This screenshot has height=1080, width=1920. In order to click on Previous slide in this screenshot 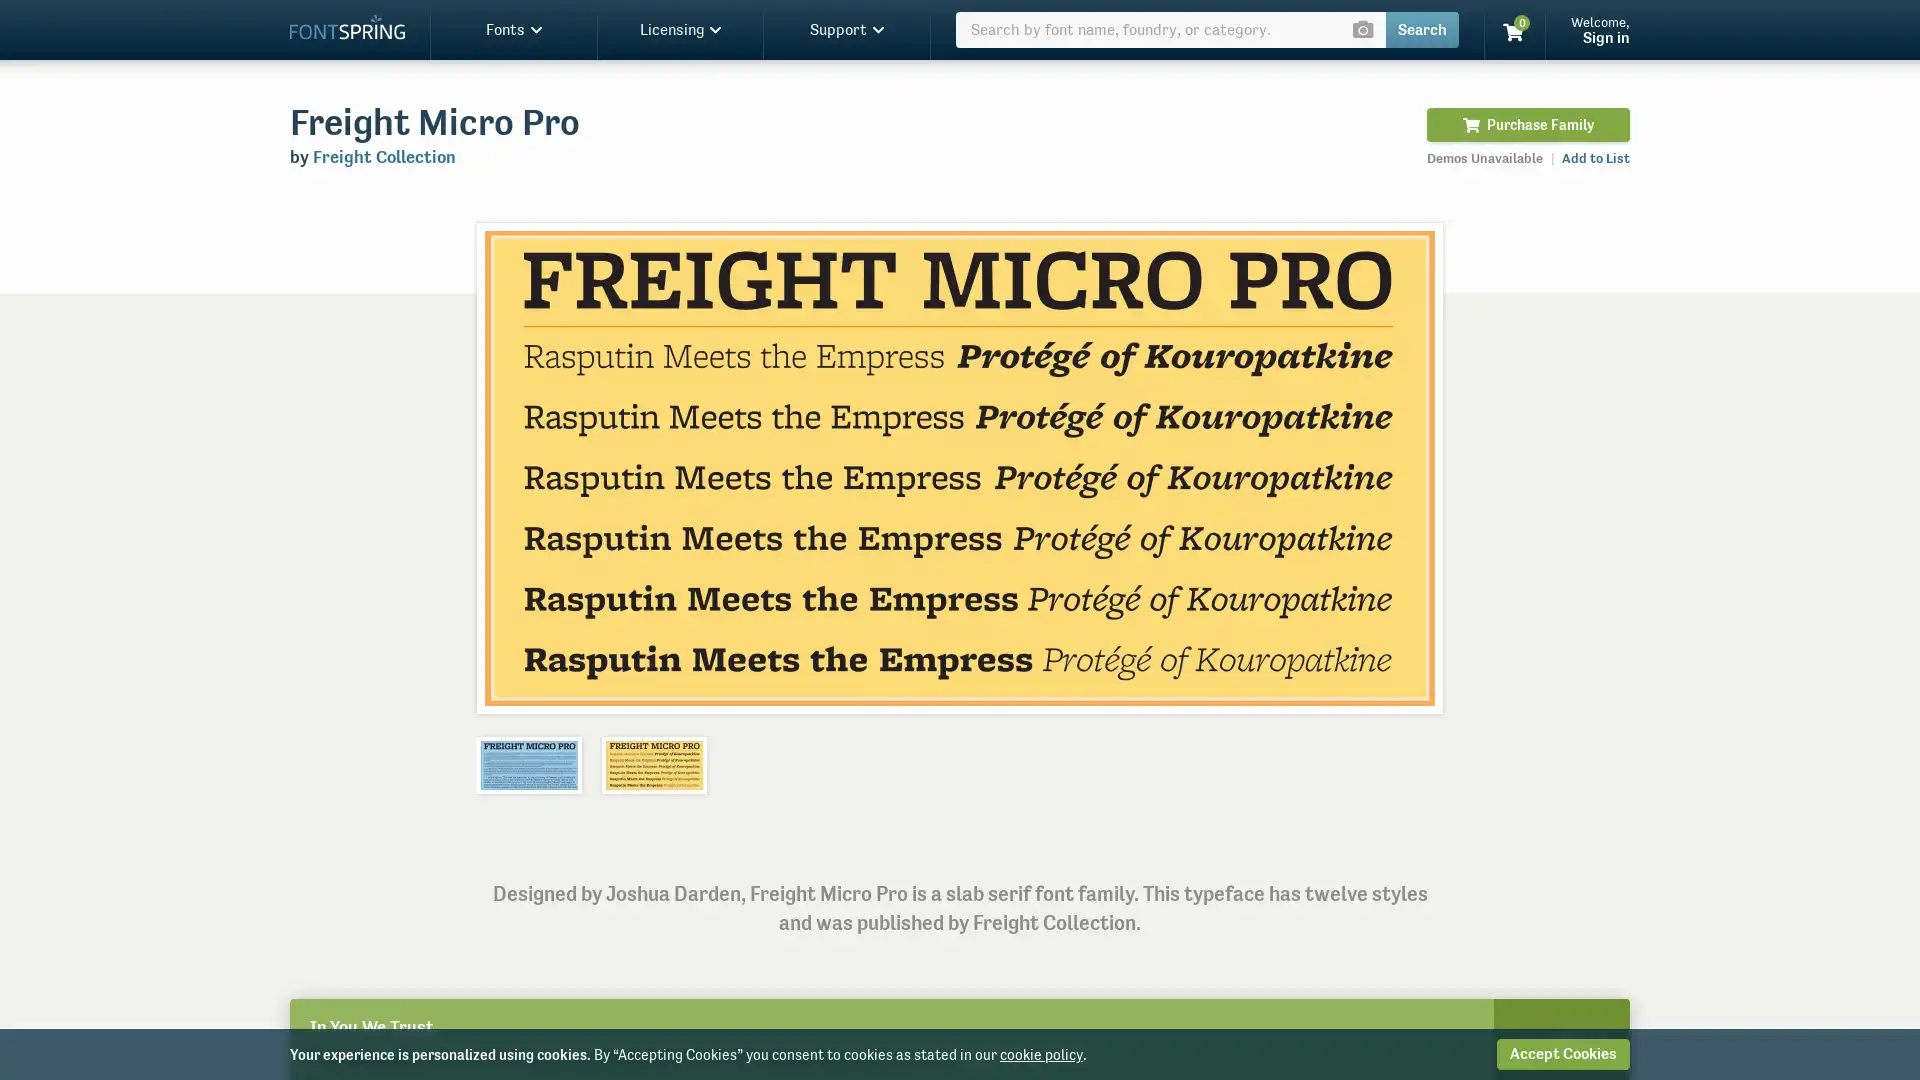, I will do `click(513, 467)`.